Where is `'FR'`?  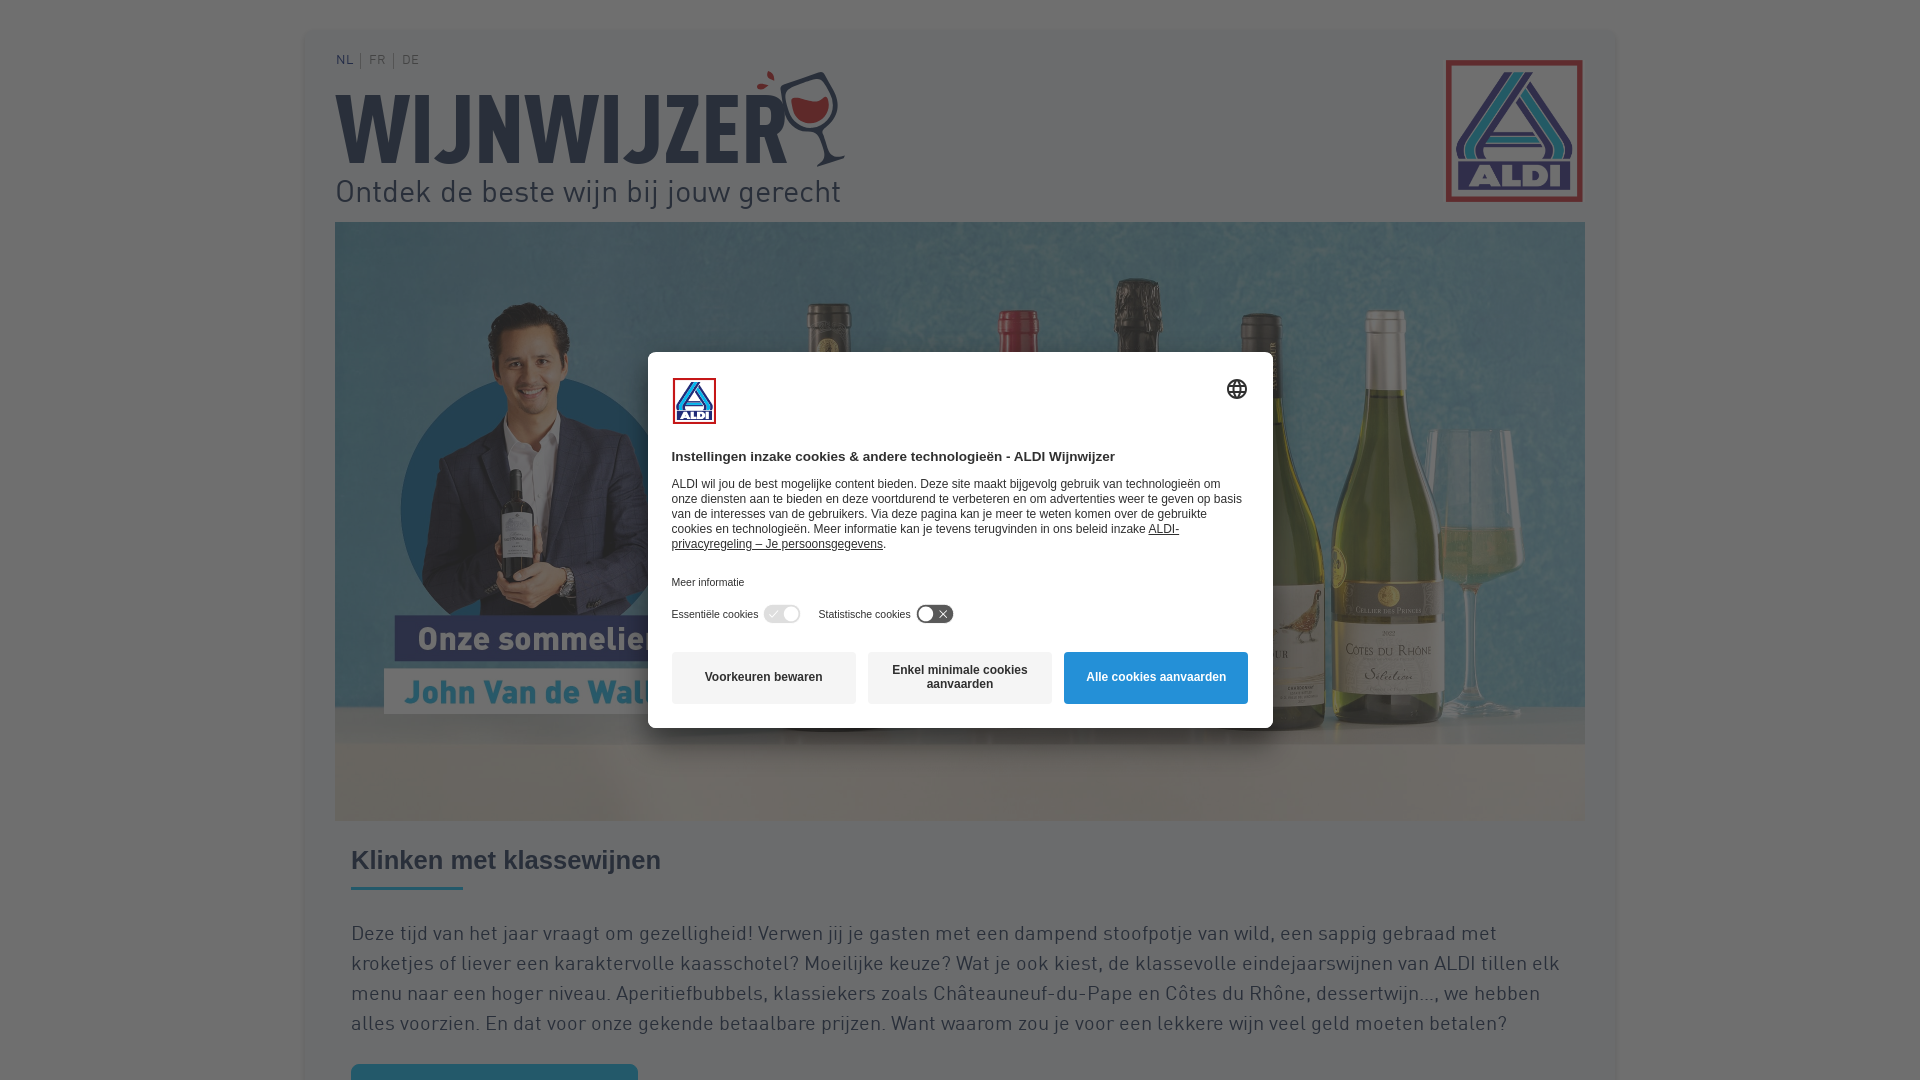 'FR' is located at coordinates (381, 59).